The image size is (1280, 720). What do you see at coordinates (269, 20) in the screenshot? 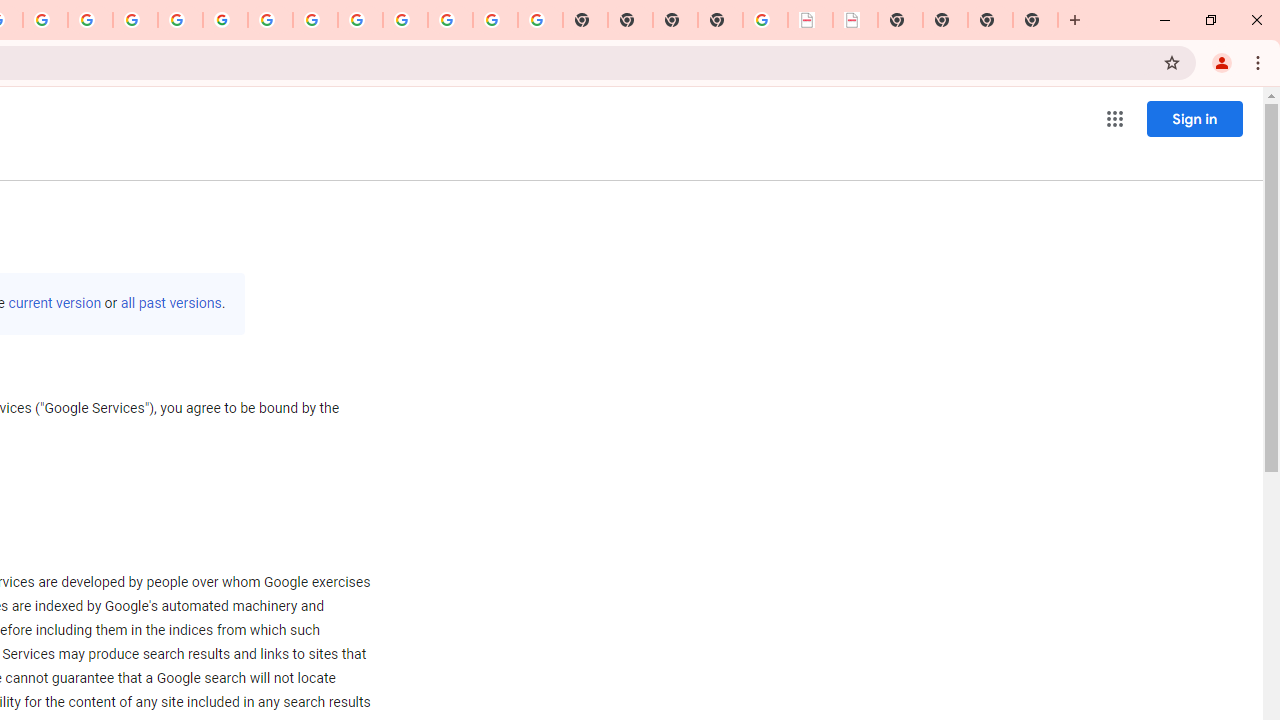
I see `'YouTube'` at bounding box center [269, 20].